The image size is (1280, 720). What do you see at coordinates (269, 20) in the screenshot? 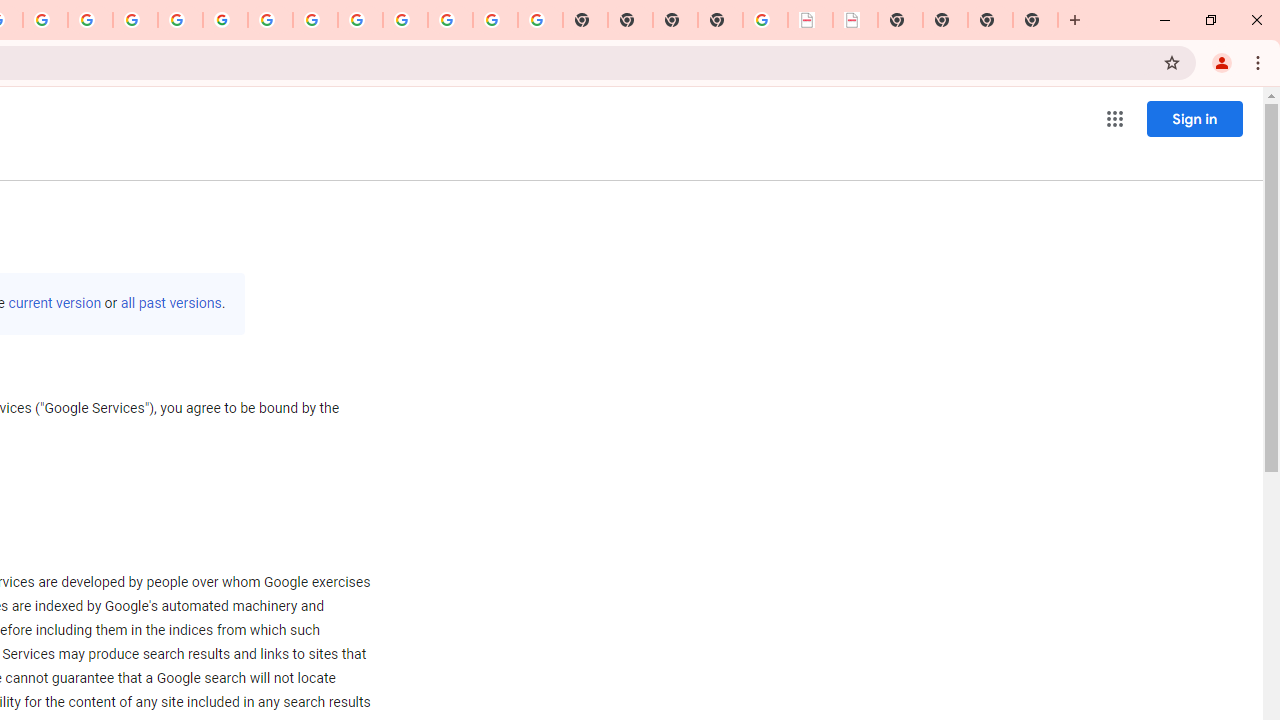
I see `'YouTube'` at bounding box center [269, 20].